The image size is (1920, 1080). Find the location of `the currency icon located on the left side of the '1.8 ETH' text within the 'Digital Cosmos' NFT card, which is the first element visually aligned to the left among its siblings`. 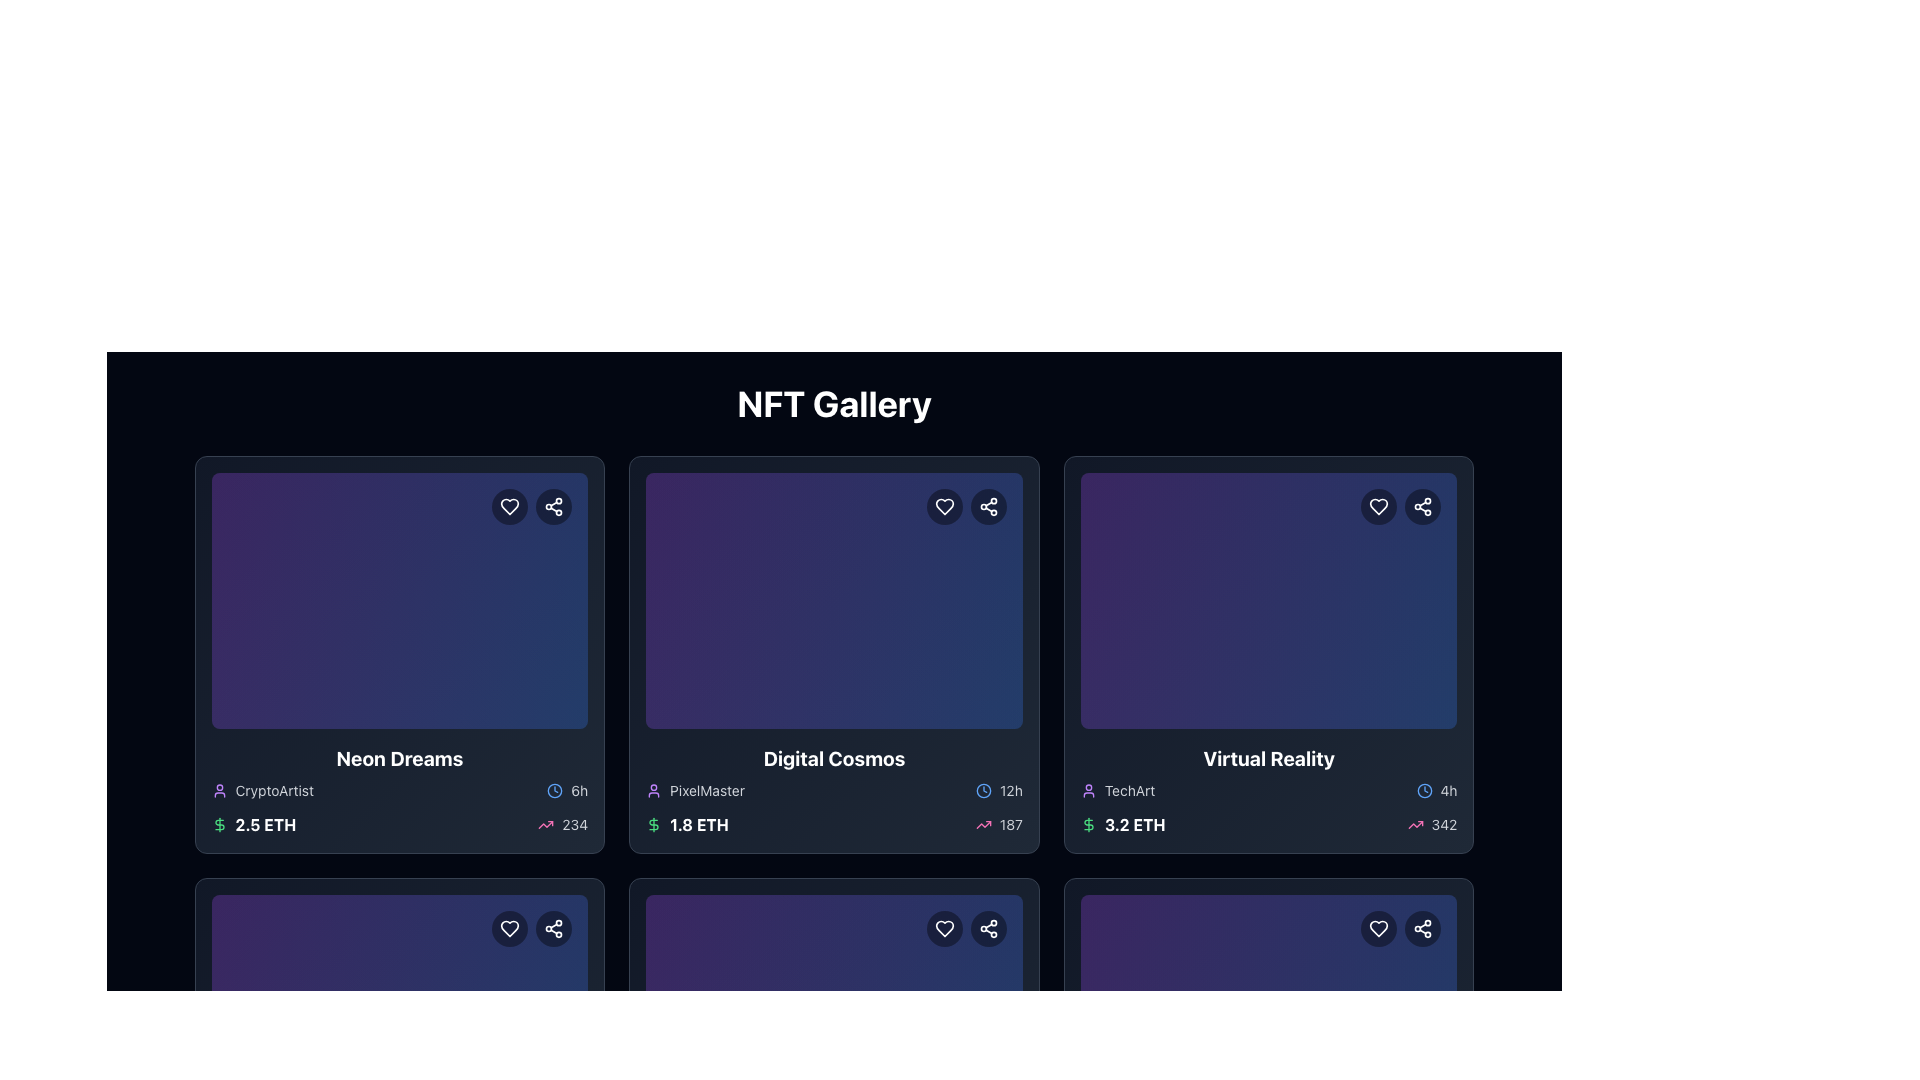

the currency icon located on the left side of the '1.8 ETH' text within the 'Digital Cosmos' NFT card, which is the first element visually aligned to the left among its siblings is located at coordinates (654, 825).